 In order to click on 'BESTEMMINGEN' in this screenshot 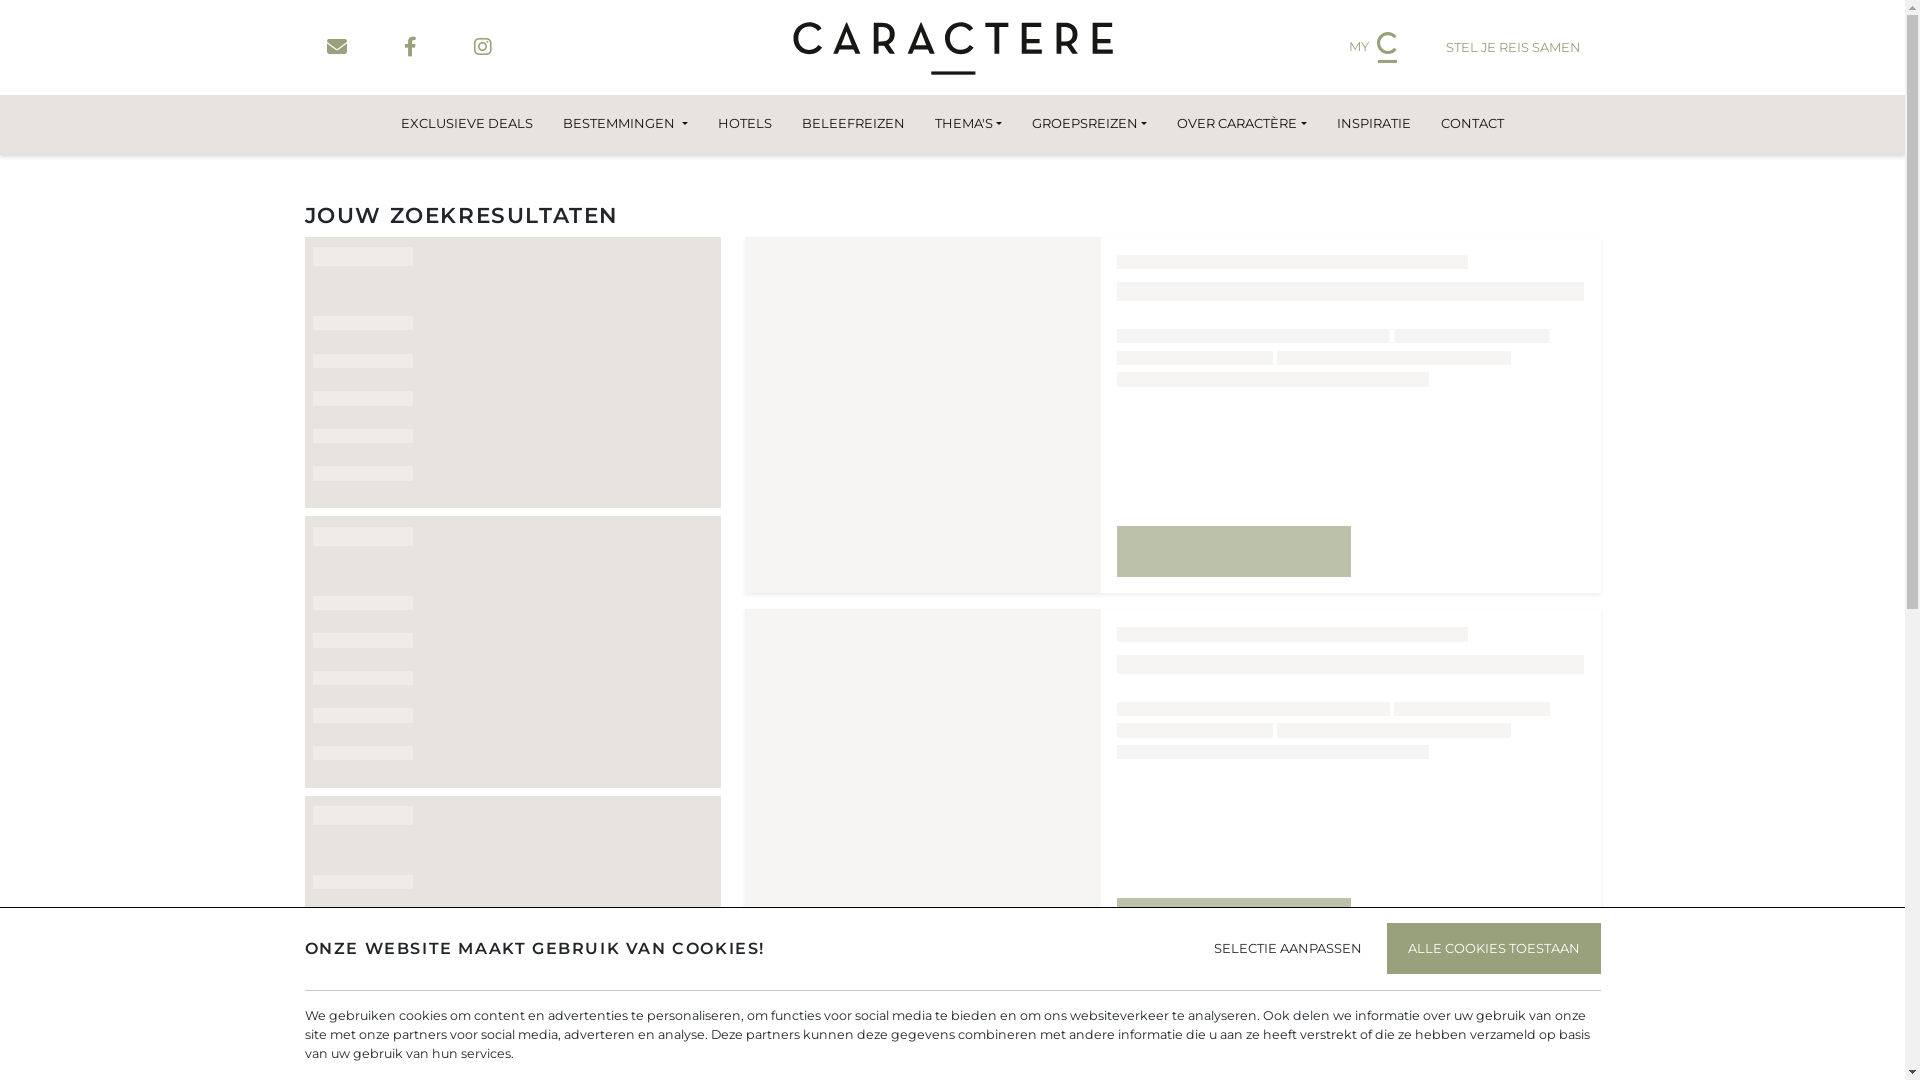, I will do `click(623, 123)`.